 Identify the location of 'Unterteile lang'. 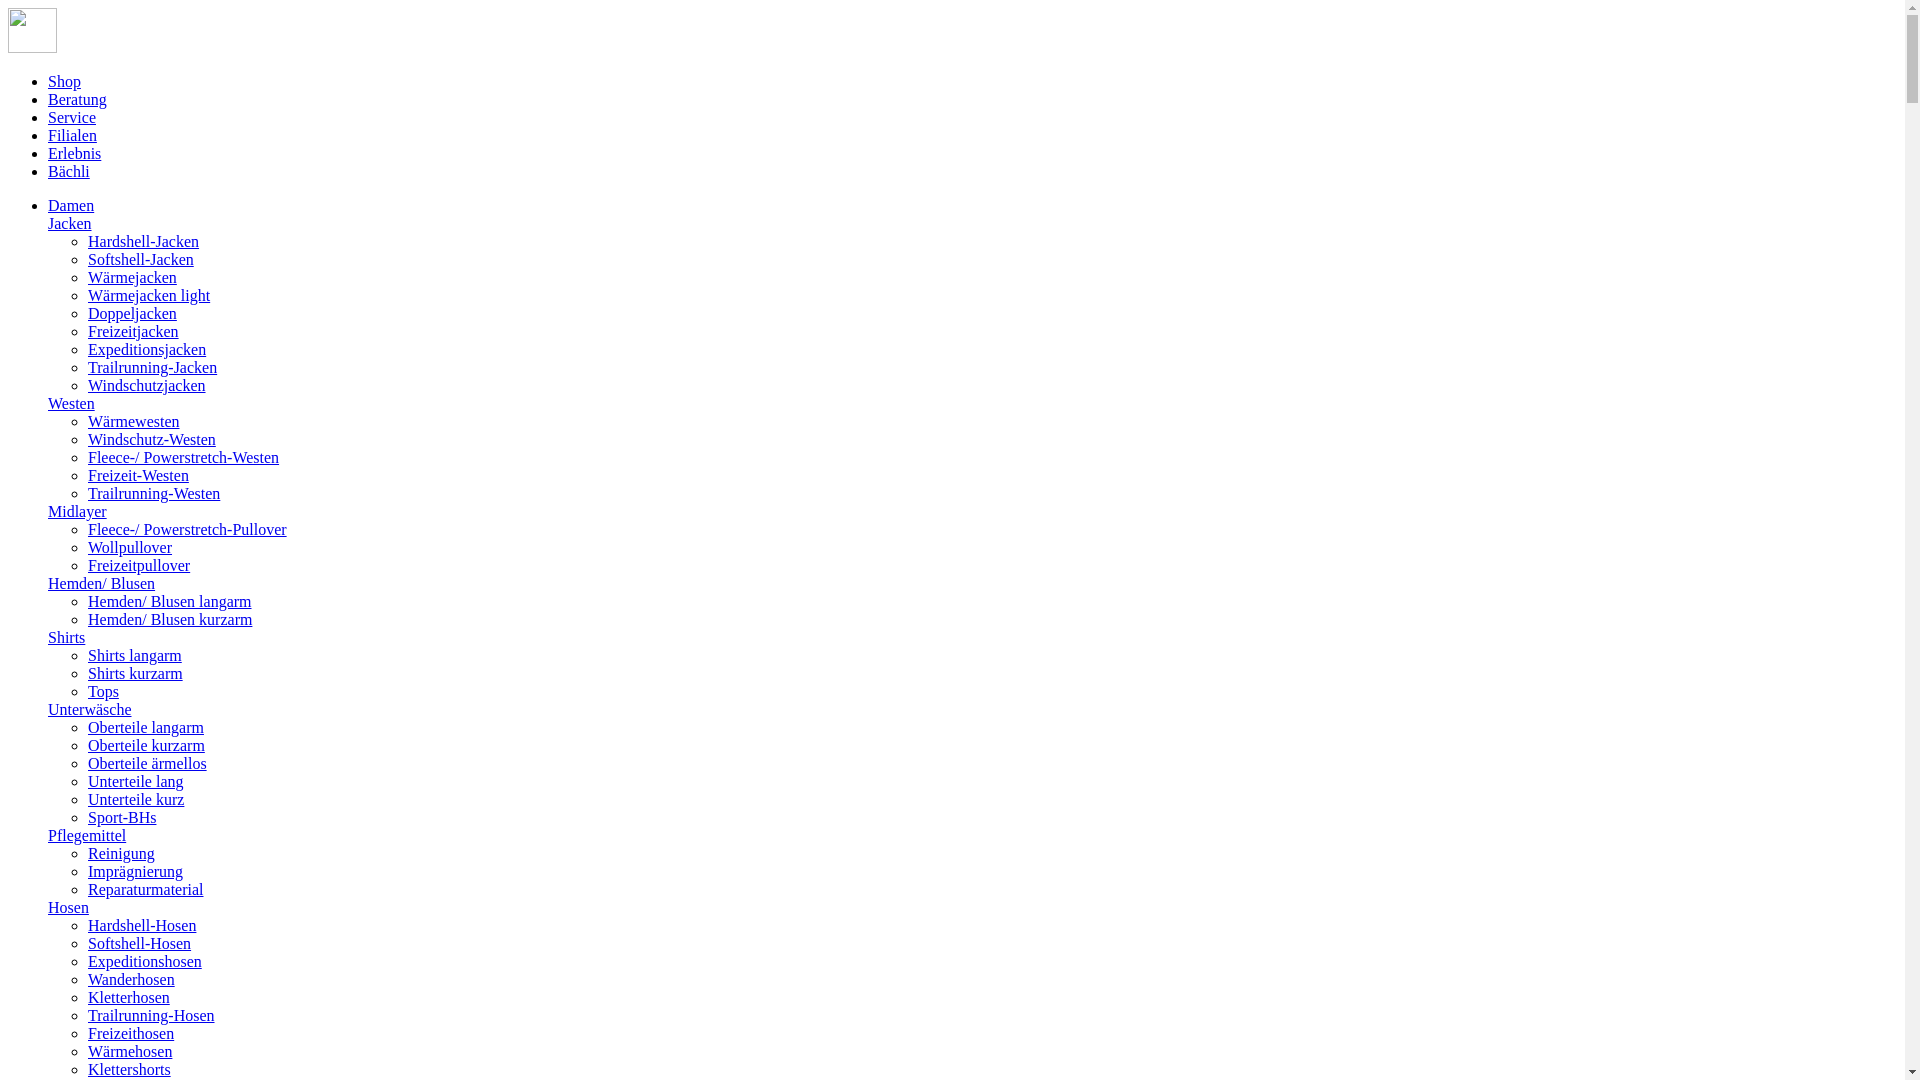
(134, 780).